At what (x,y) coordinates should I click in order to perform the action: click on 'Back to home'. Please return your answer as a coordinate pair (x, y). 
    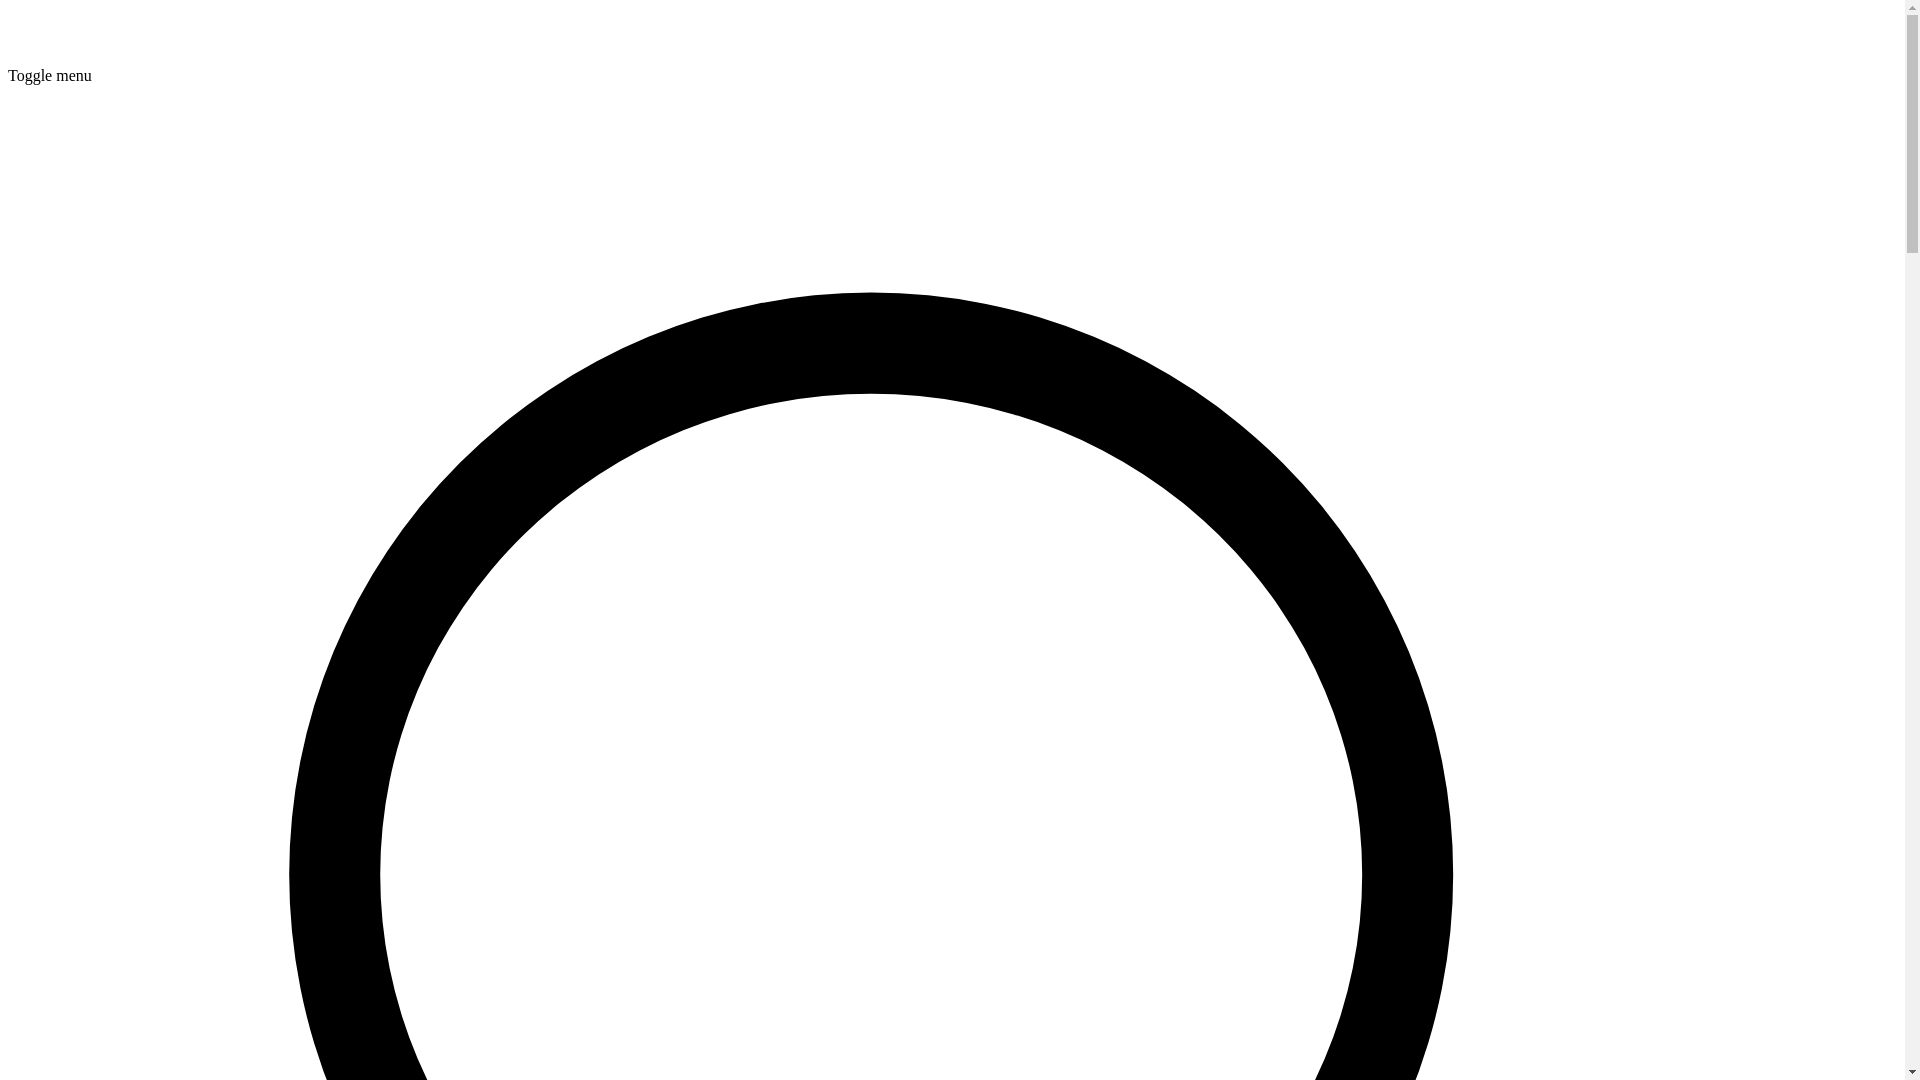
    Looking at the image, I should click on (8, 56).